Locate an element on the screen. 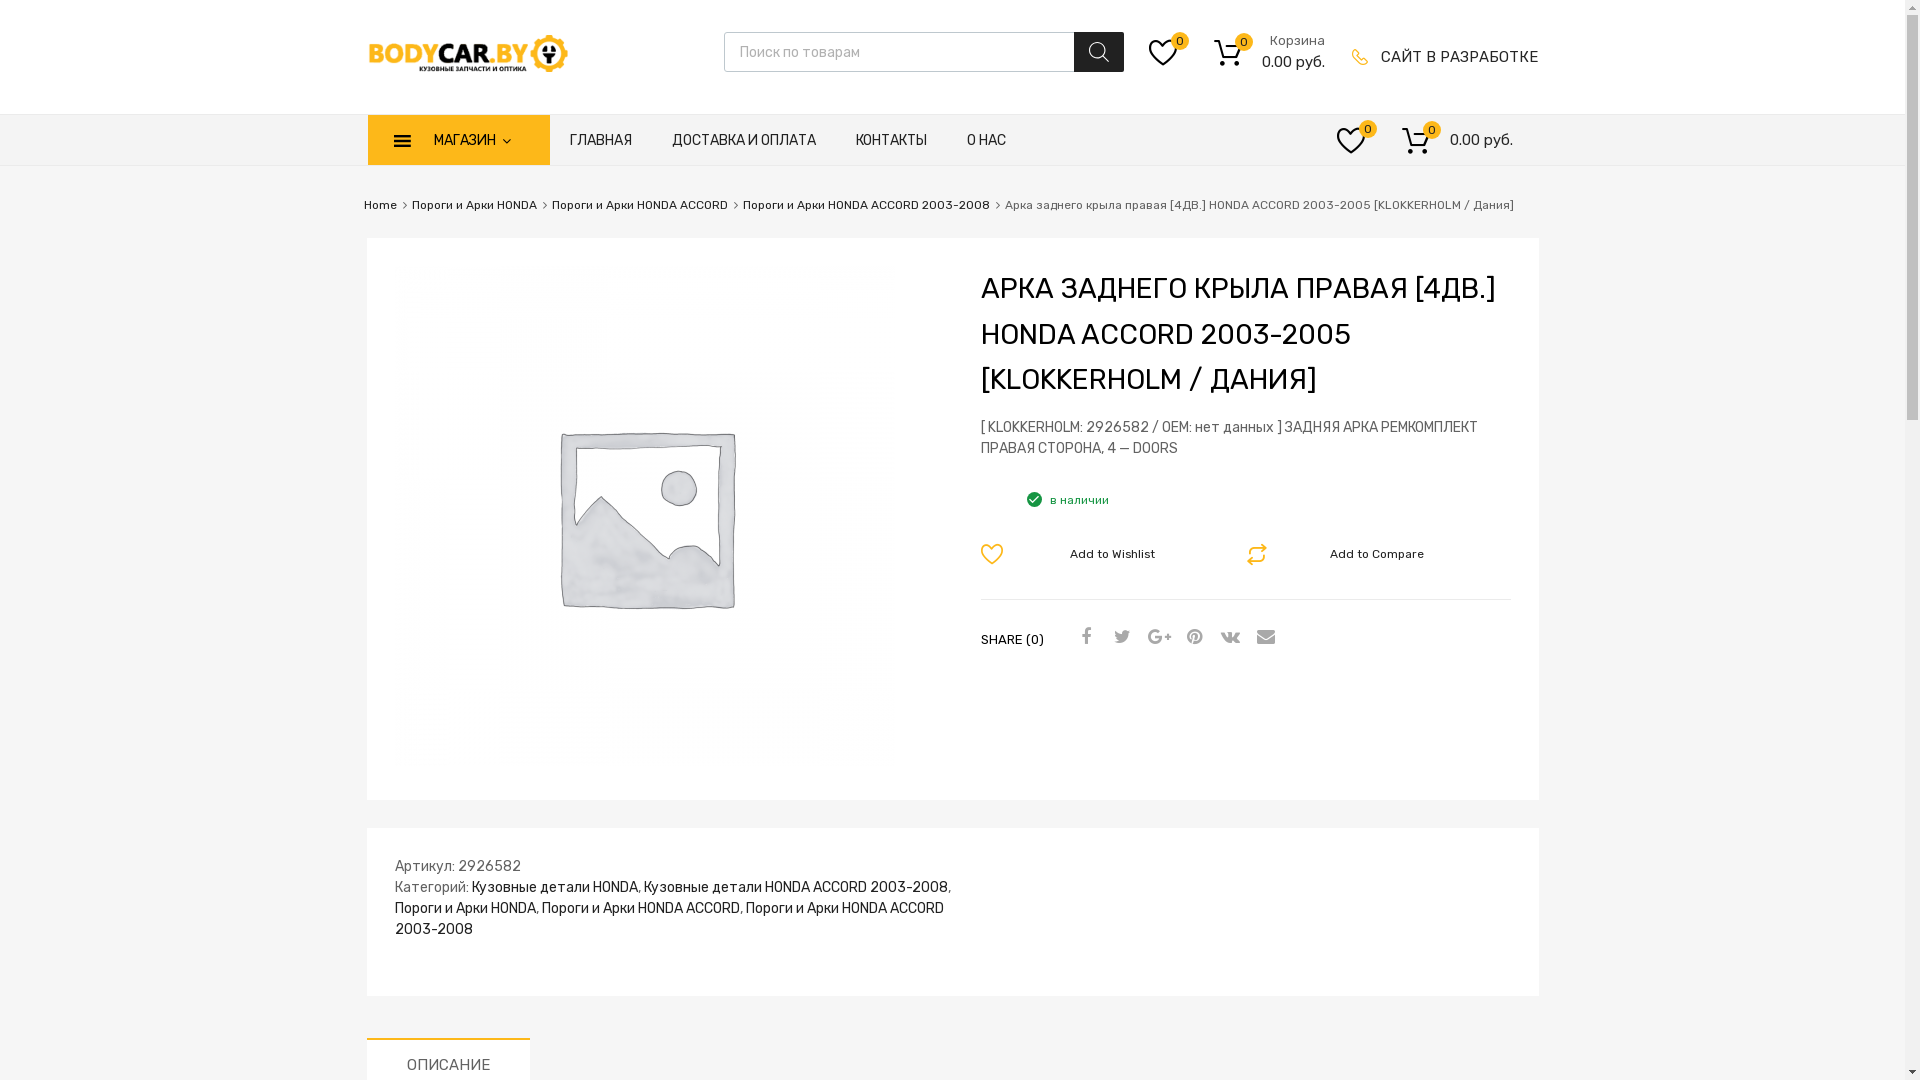  'Share an image on Pinterest' is located at coordinates (1190, 637).